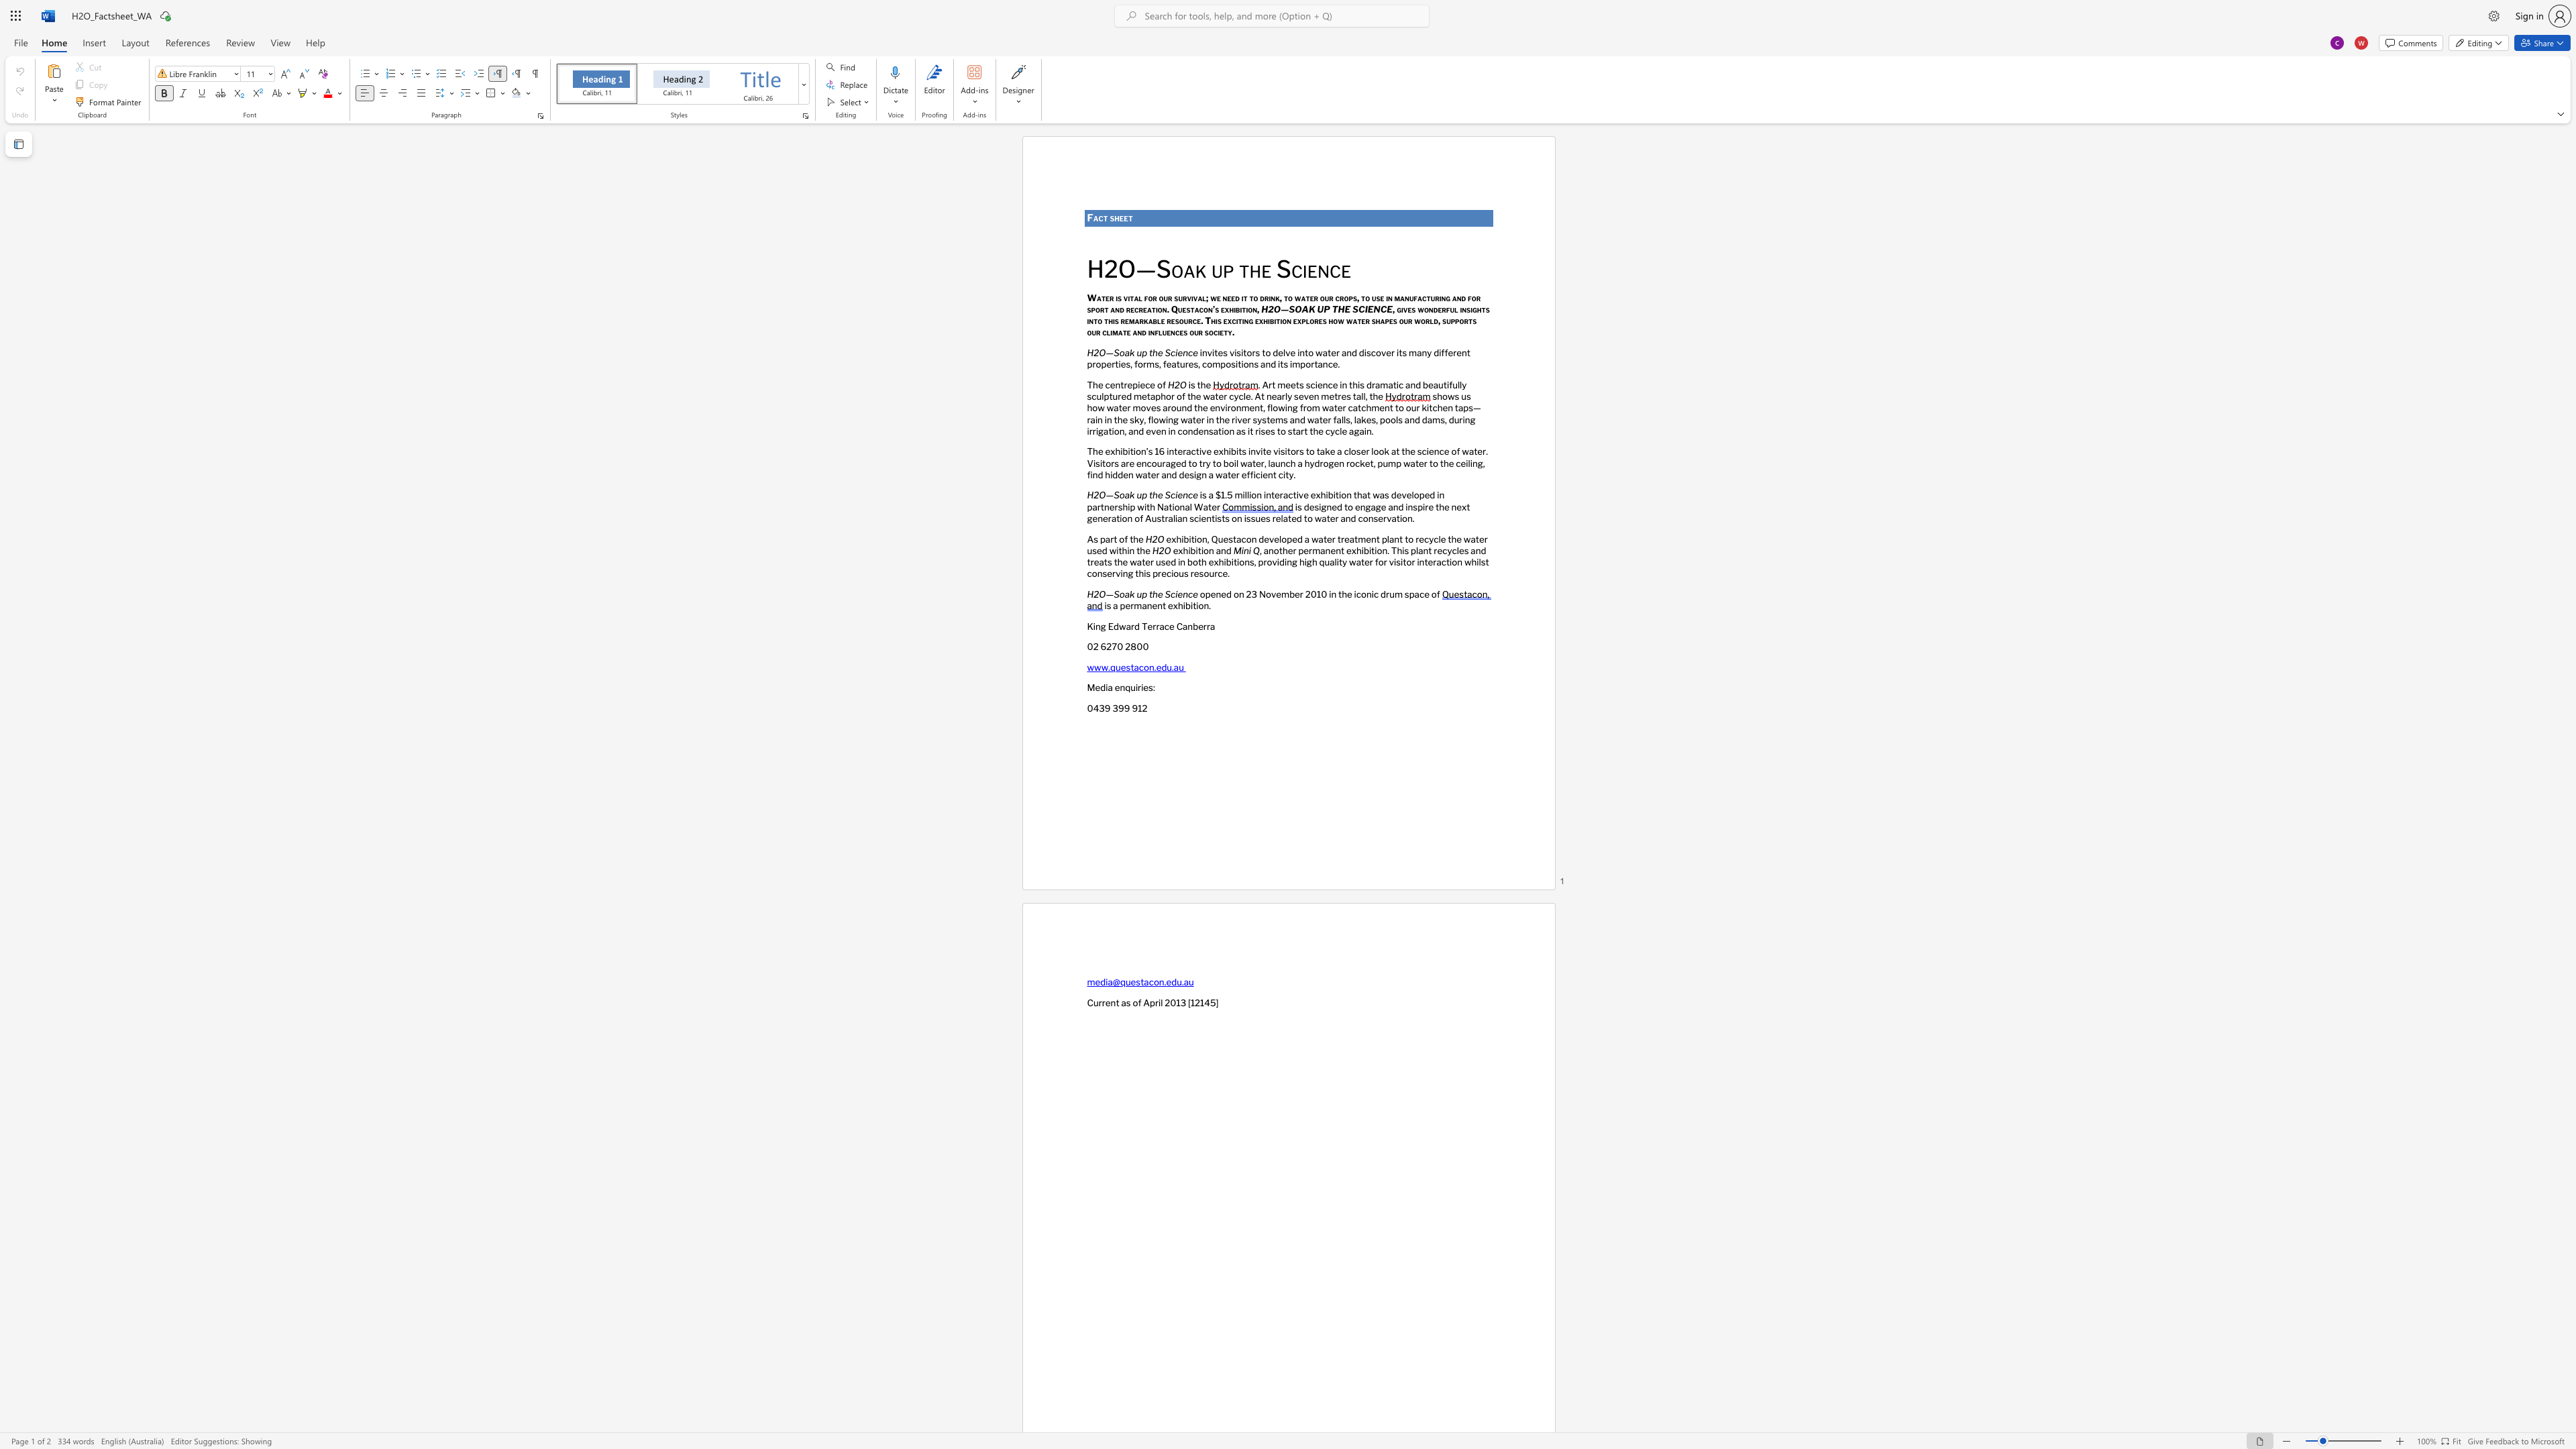  I want to click on the subset text "ries" within the text "Media enquiries:", so click(1137, 686).